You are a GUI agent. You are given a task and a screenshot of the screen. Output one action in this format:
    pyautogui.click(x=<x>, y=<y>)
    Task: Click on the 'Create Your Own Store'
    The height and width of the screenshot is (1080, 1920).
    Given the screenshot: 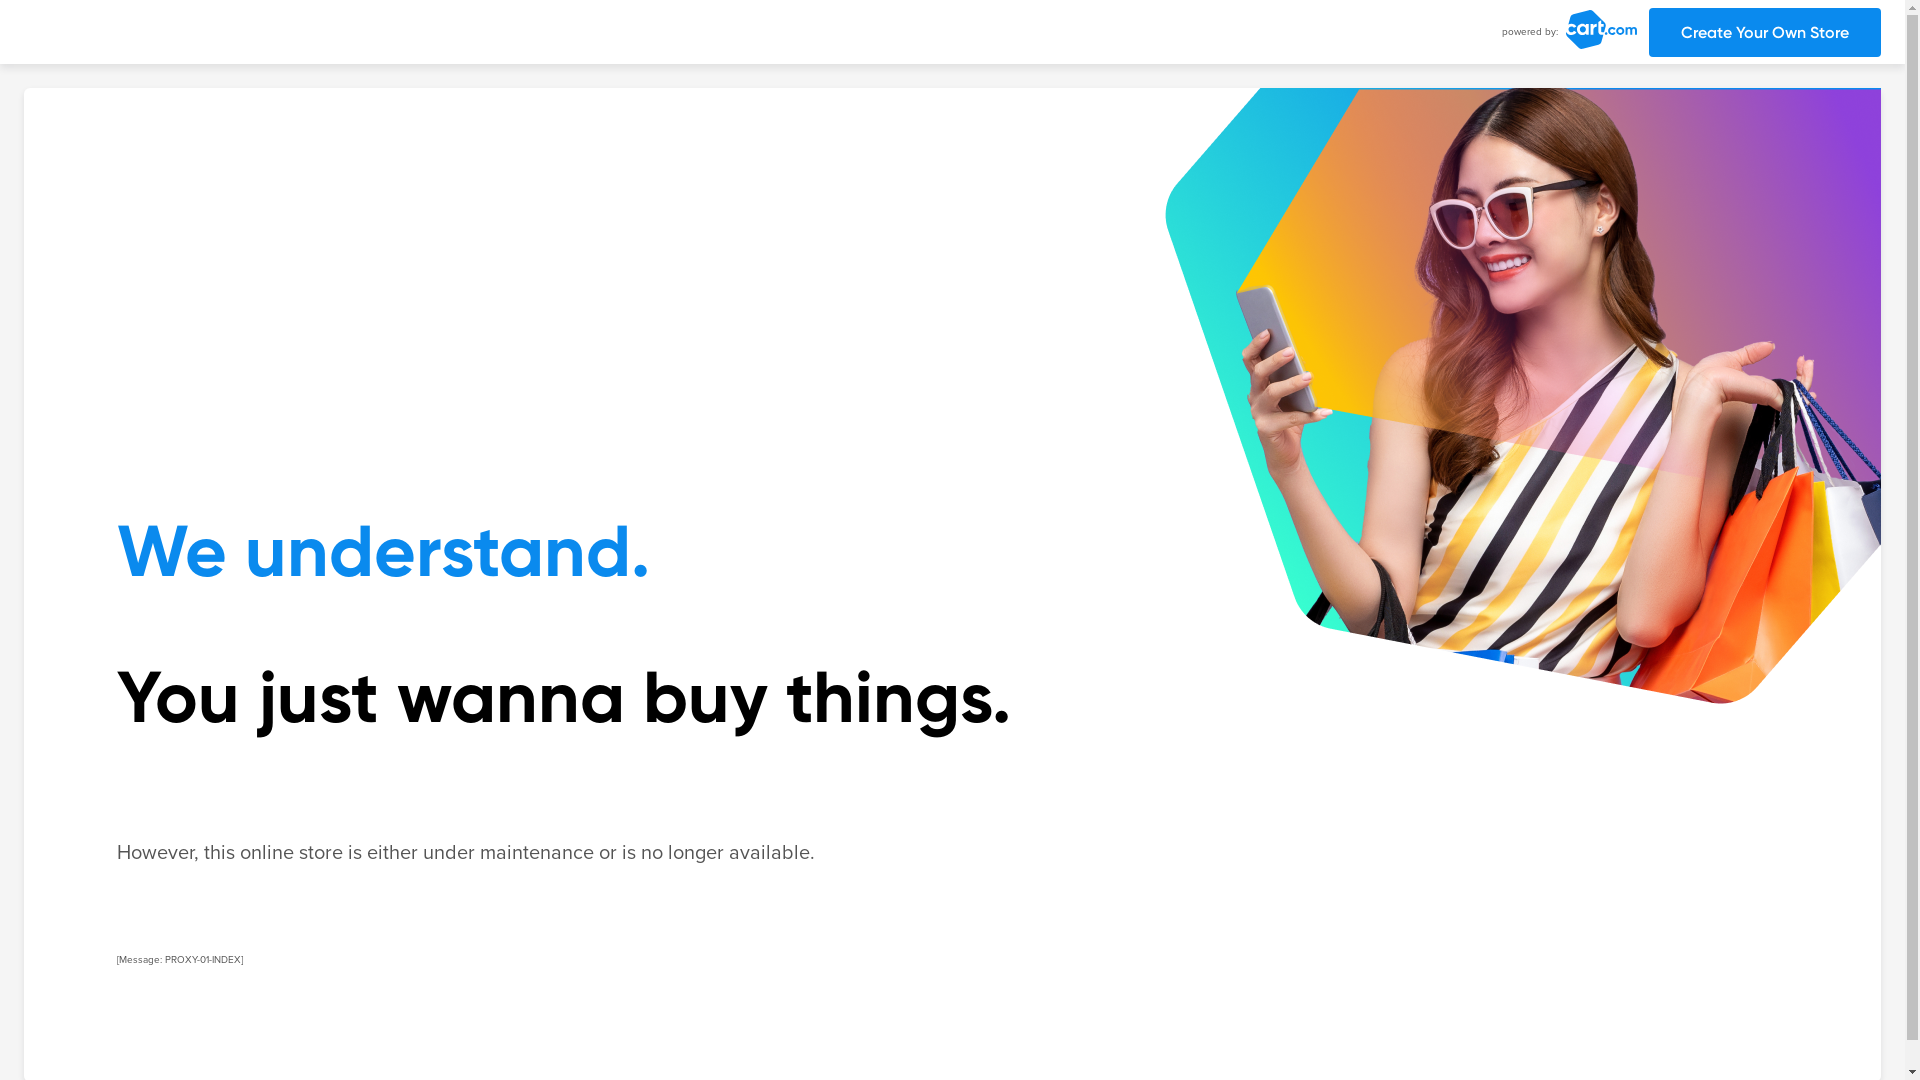 What is the action you would take?
    pyautogui.click(x=1765, y=32)
    